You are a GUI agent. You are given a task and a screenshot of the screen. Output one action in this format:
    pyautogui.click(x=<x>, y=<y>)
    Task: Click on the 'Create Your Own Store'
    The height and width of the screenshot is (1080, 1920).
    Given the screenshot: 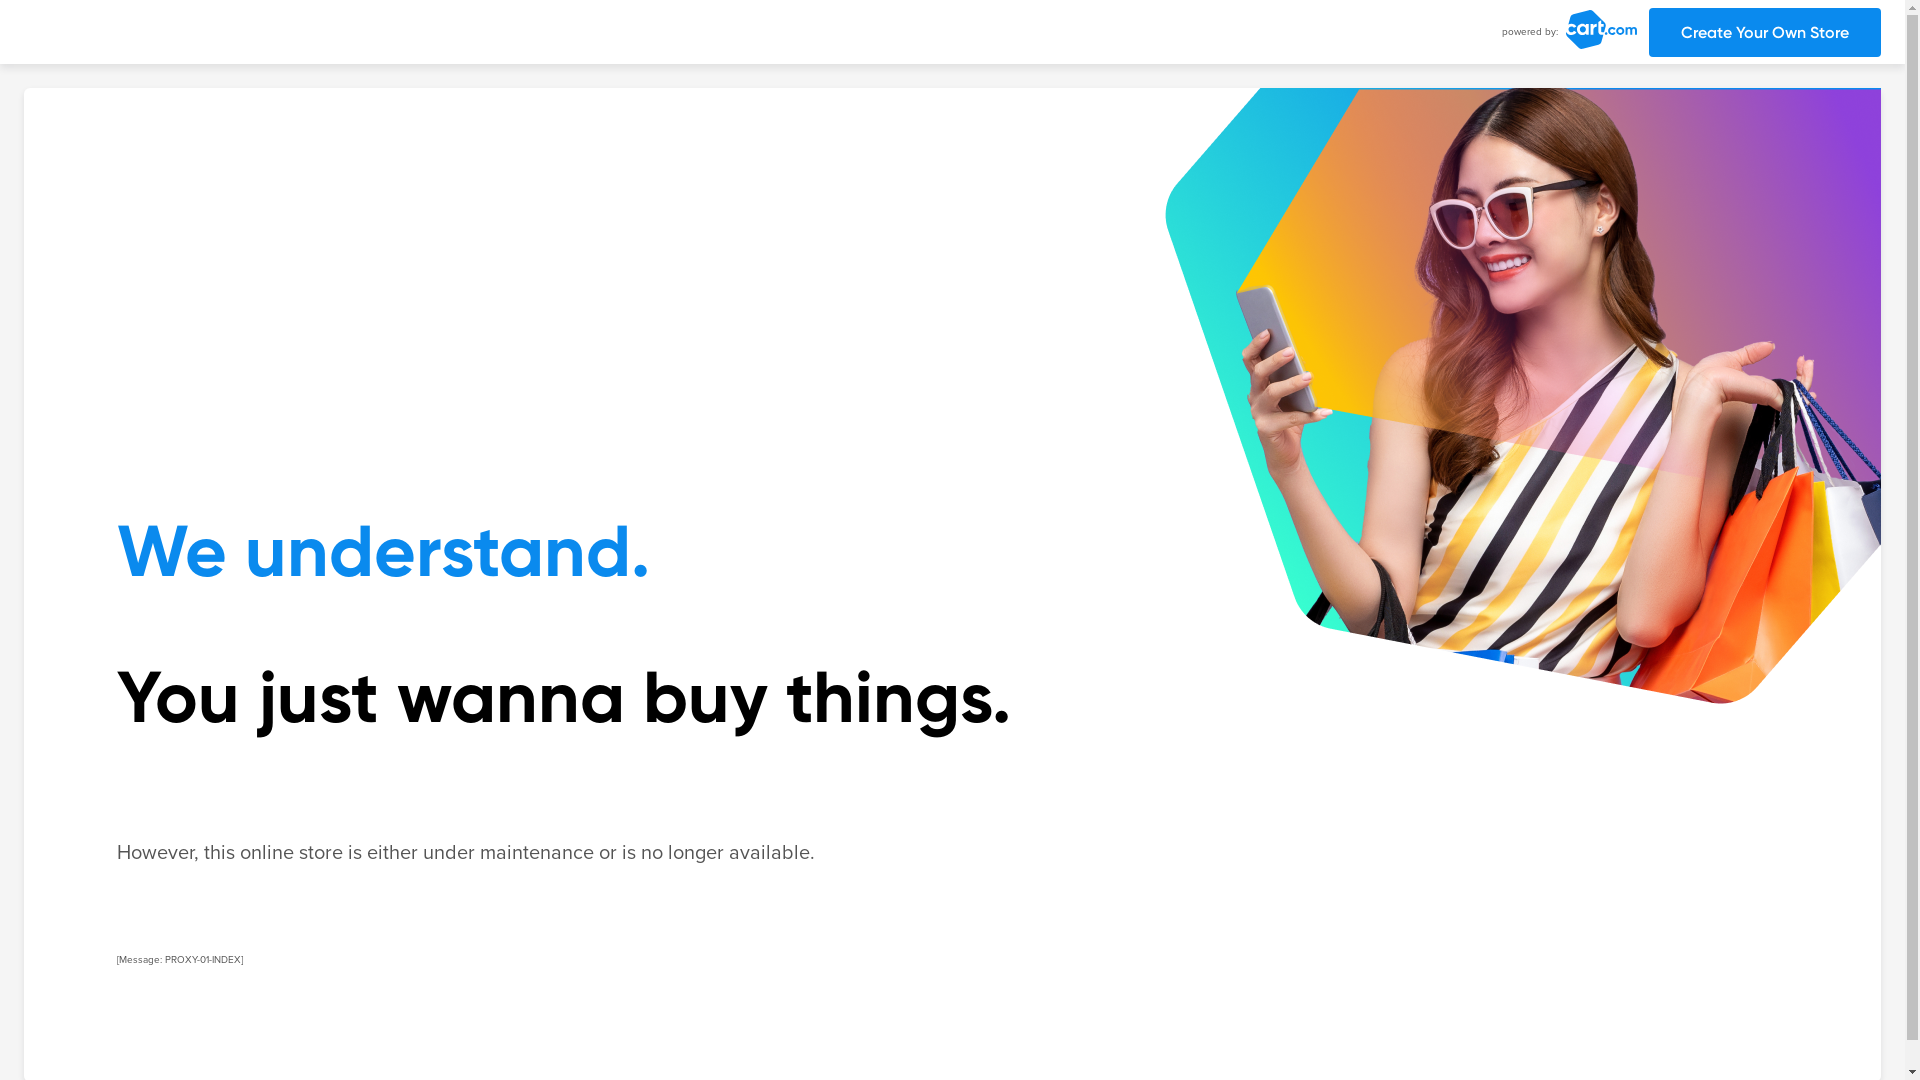 What is the action you would take?
    pyautogui.click(x=1765, y=32)
    